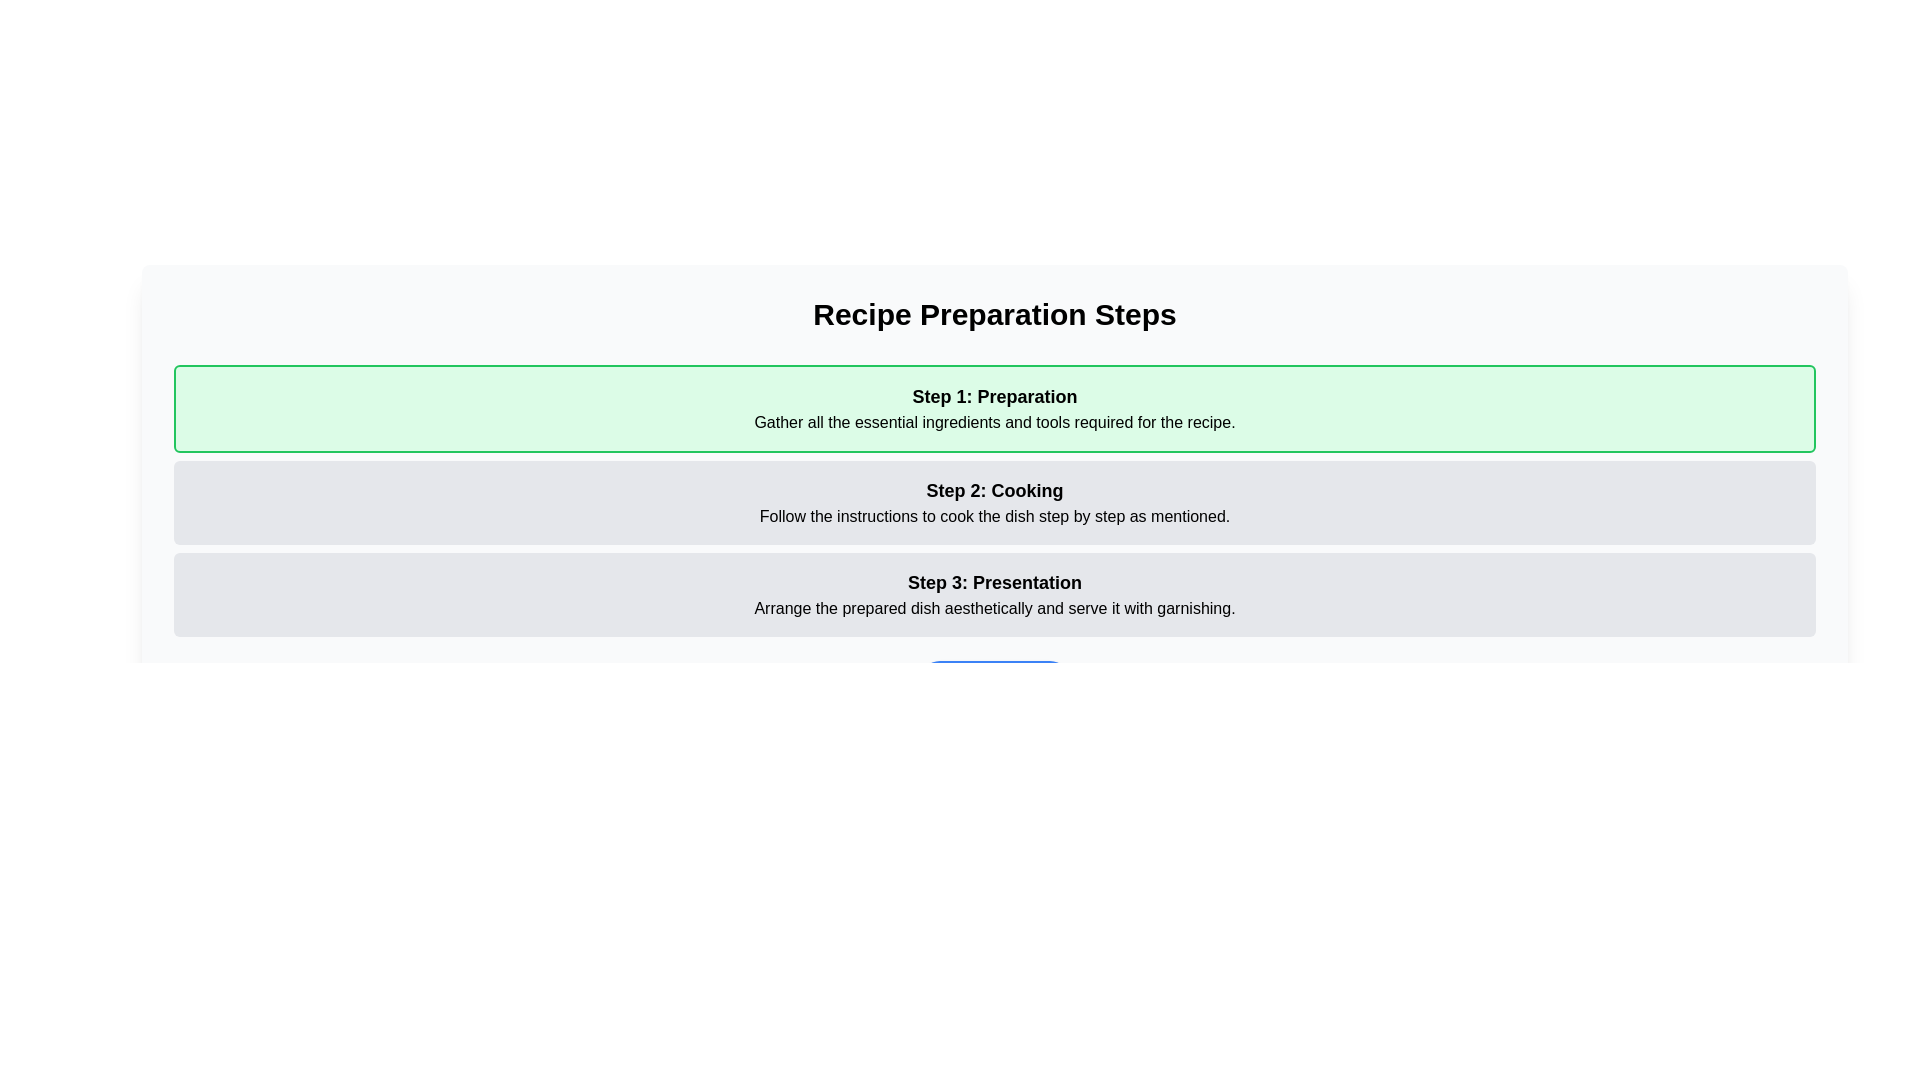 The height and width of the screenshot is (1080, 1920). I want to click on the static text element that reads 'Gather all the essential ingredients and tools required for the recipe.' located under the bold text 'Step 1: Preparation.', so click(994, 422).